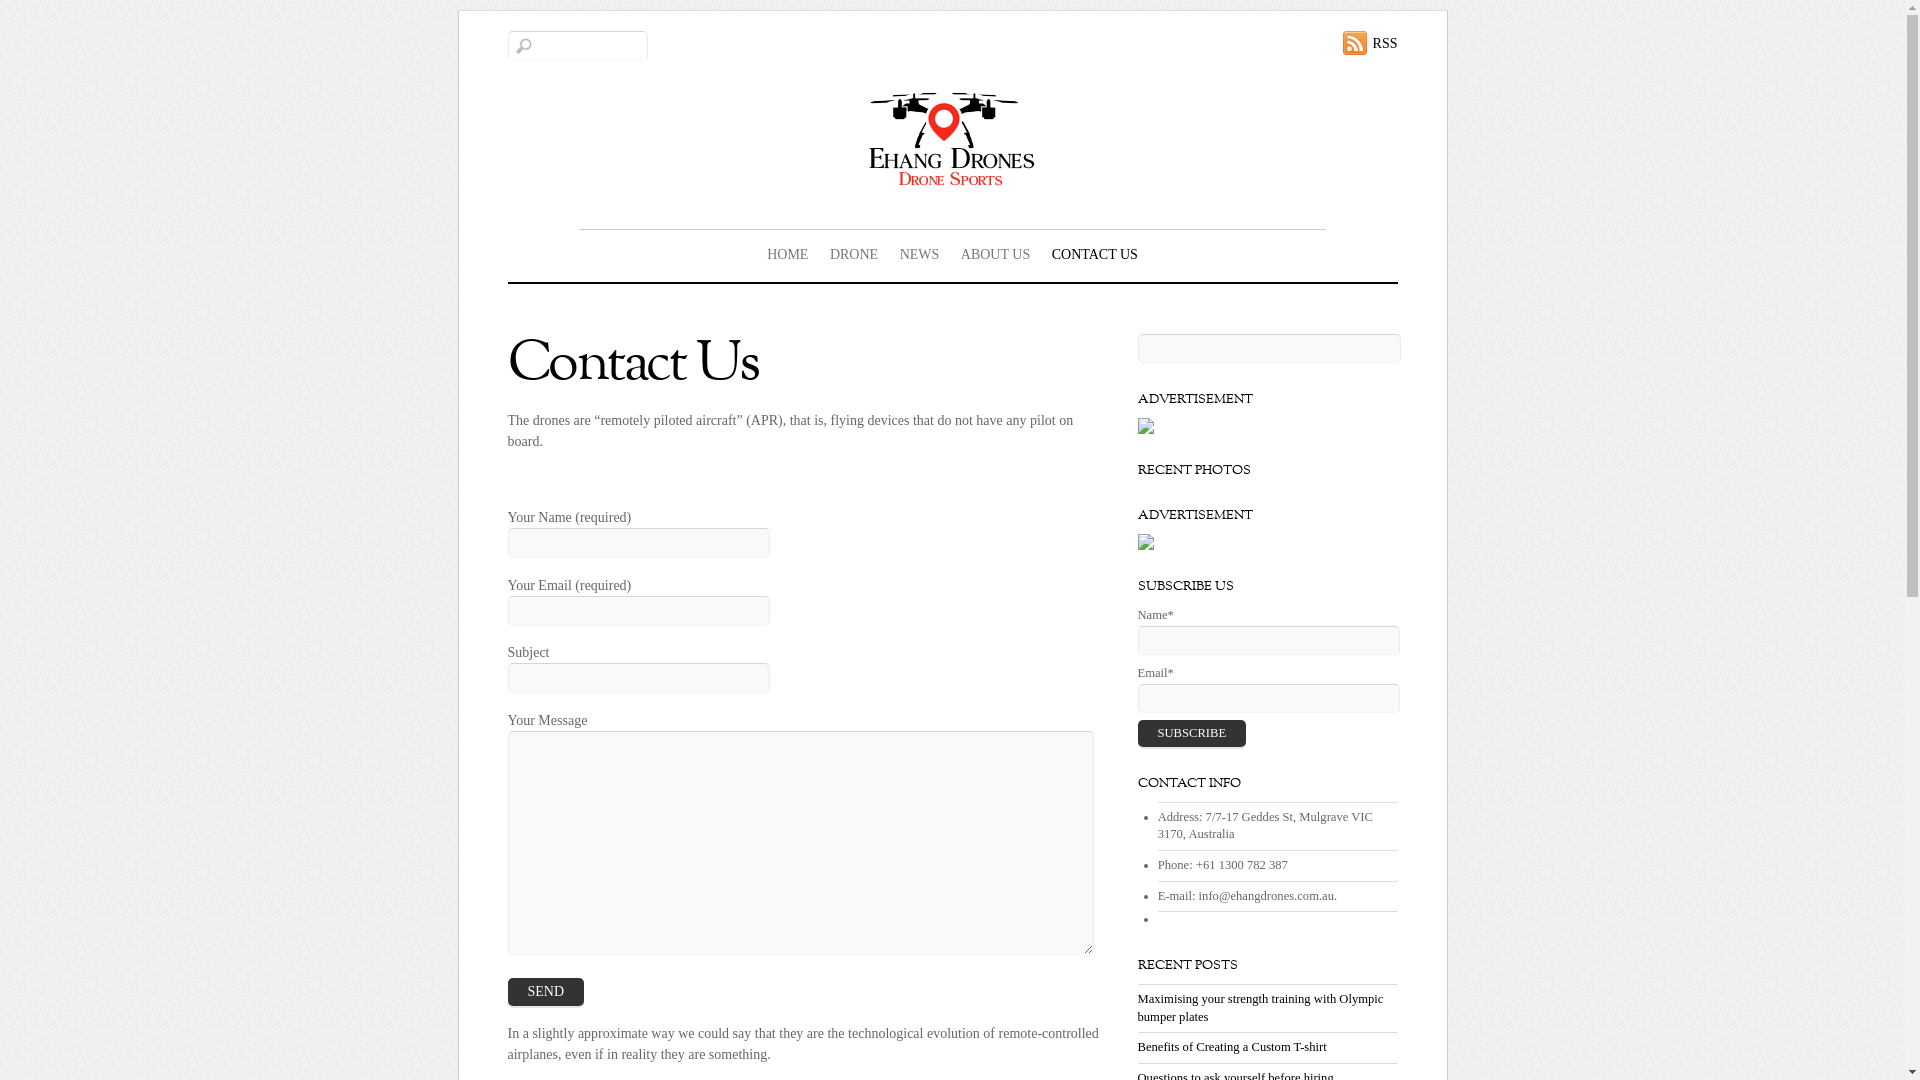 This screenshot has width=1920, height=1080. What do you see at coordinates (950, 137) in the screenshot?
I see `'Ehang Drones'` at bounding box center [950, 137].